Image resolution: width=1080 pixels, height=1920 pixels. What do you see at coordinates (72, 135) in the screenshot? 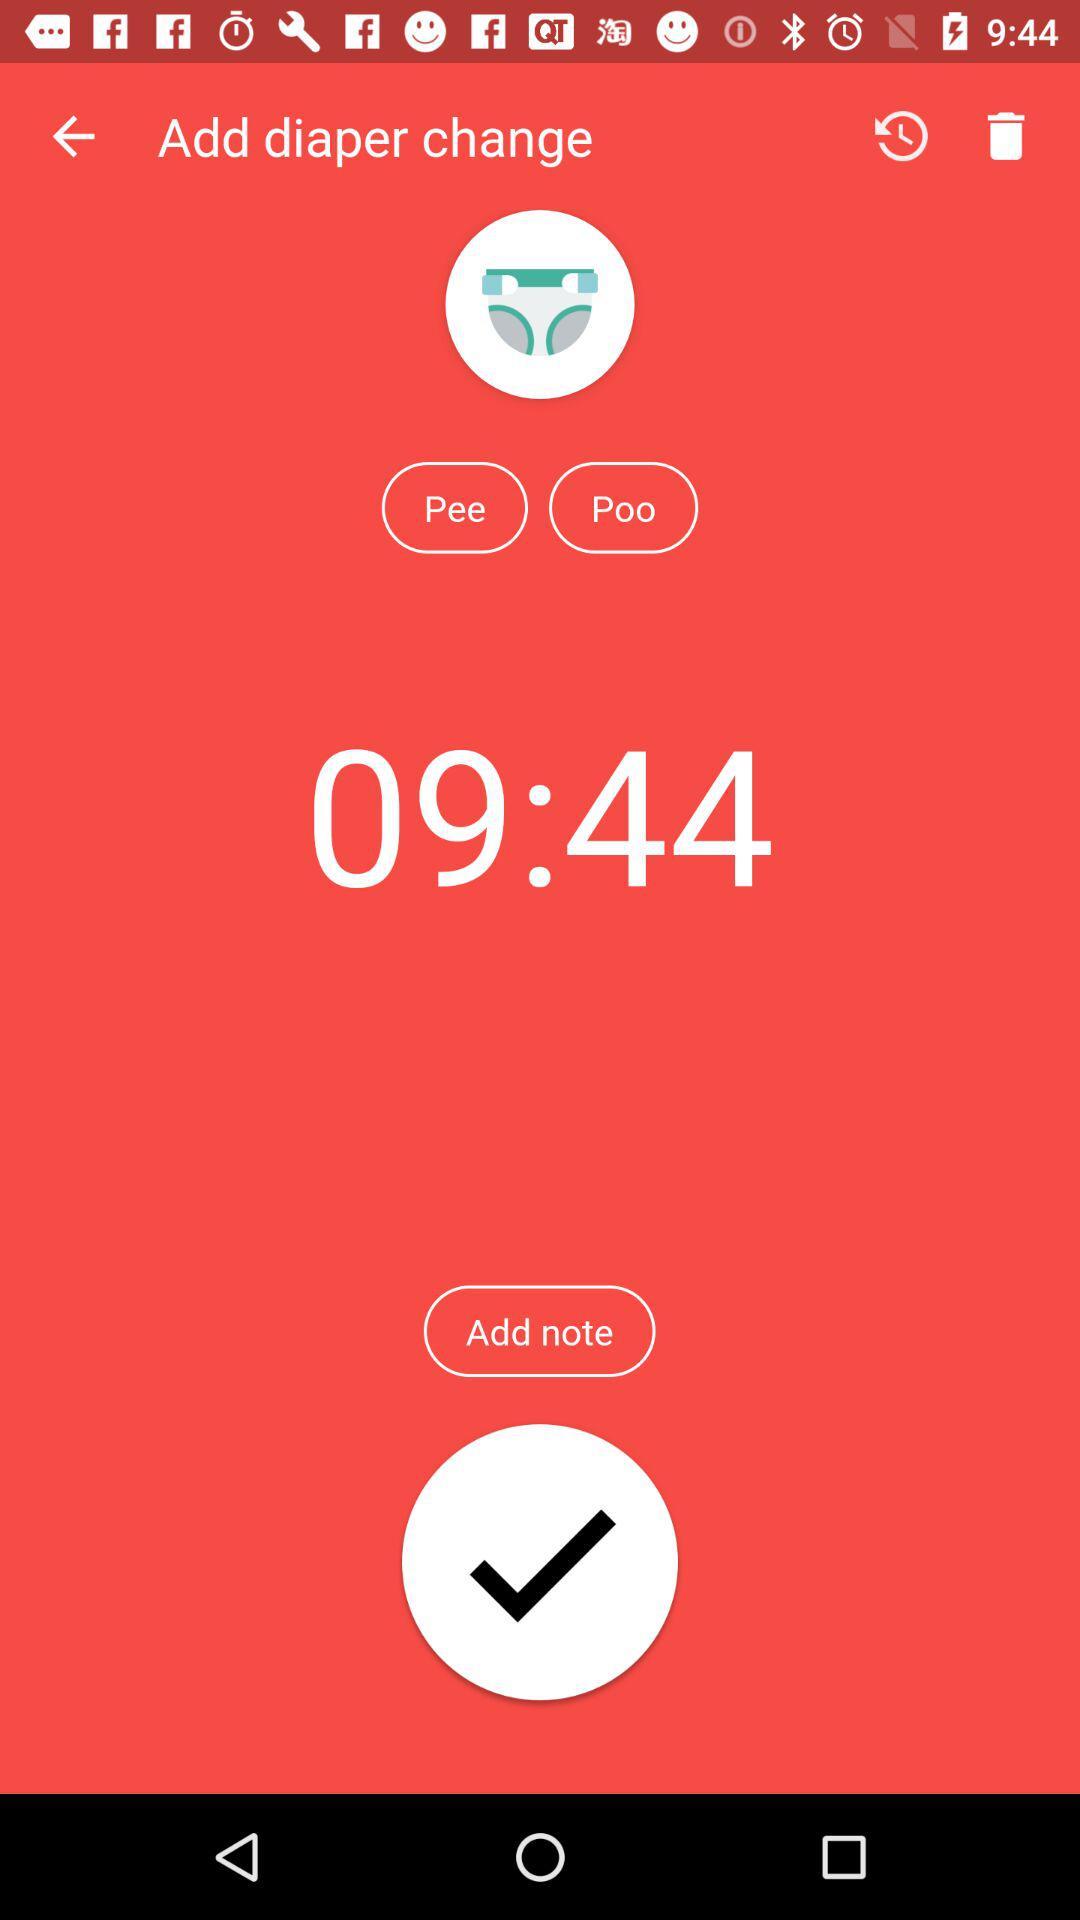
I see `the icon at the top left corner` at bounding box center [72, 135].